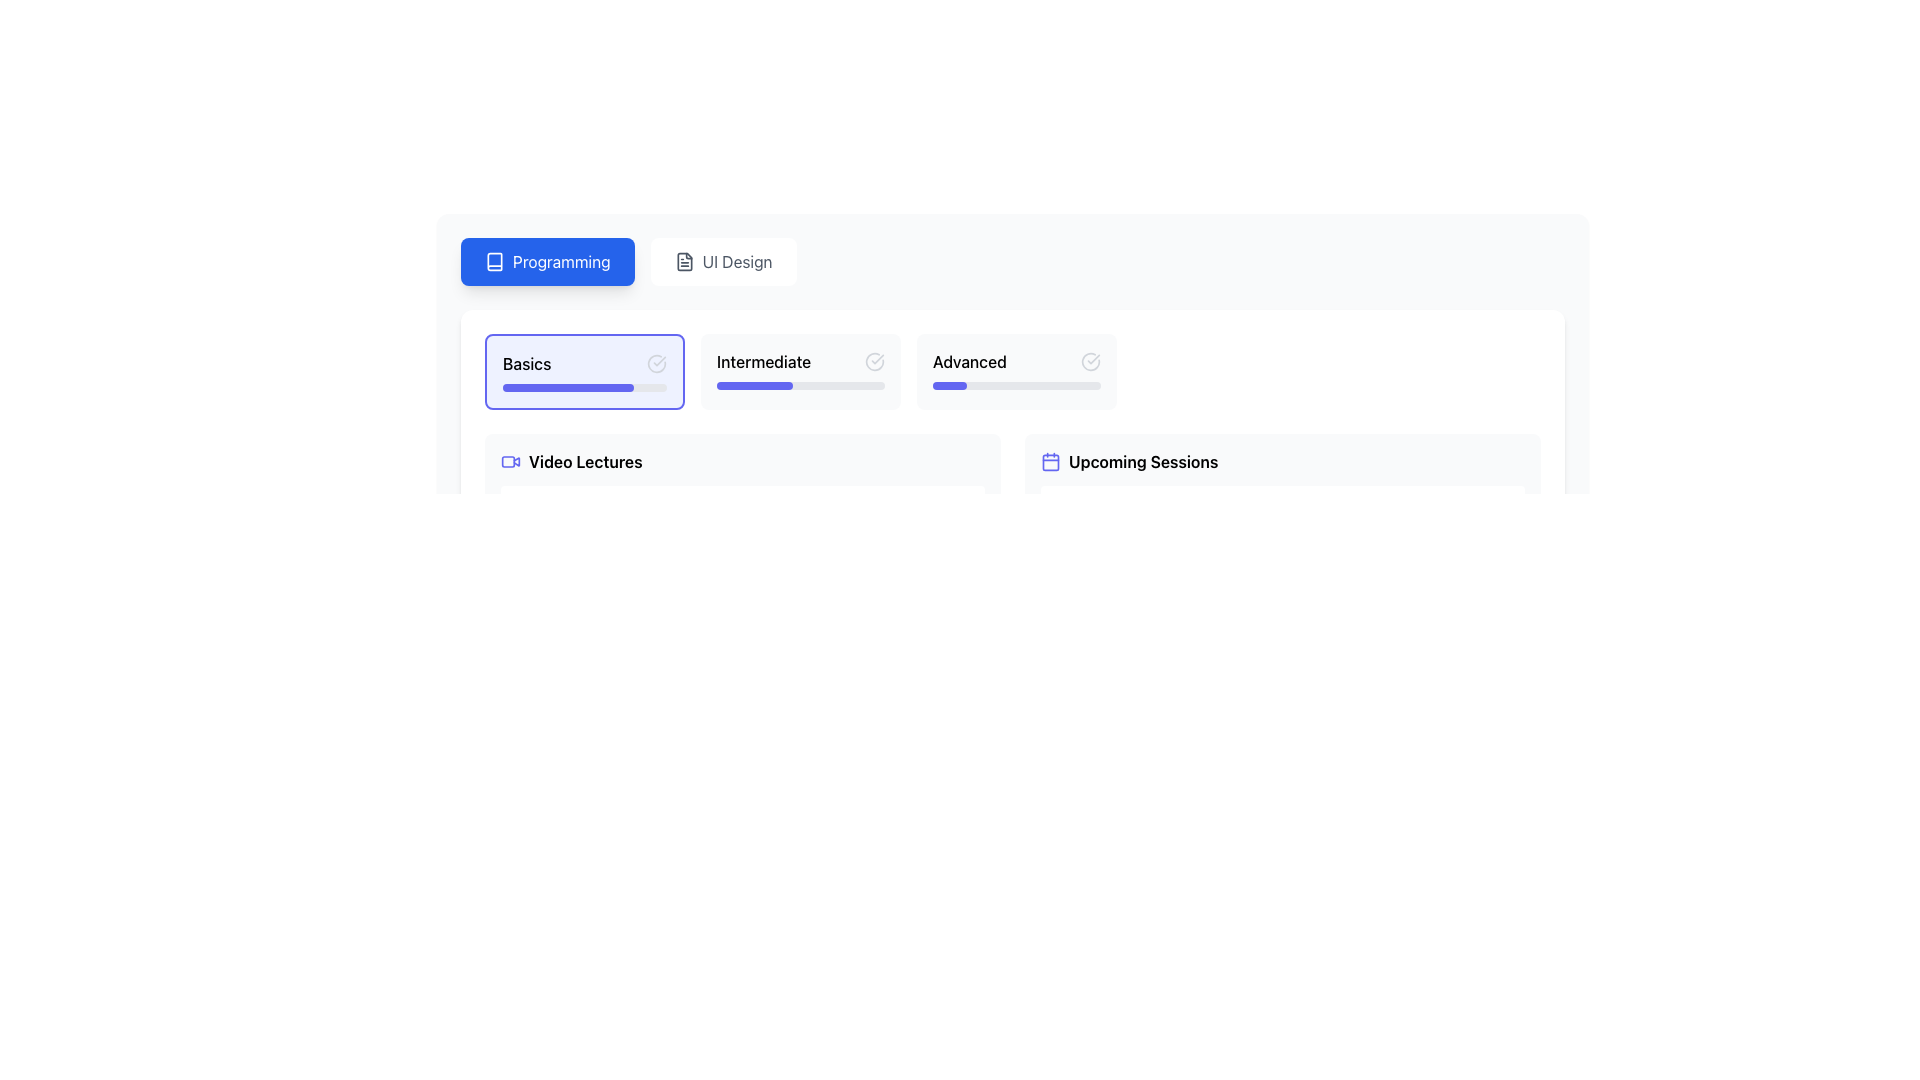 The height and width of the screenshot is (1080, 1920). Describe the element at coordinates (494, 261) in the screenshot. I see `the Programming tab icon, which is a symbolic representation of learning or contents of a book, located at the top-left corner of the interface` at that location.